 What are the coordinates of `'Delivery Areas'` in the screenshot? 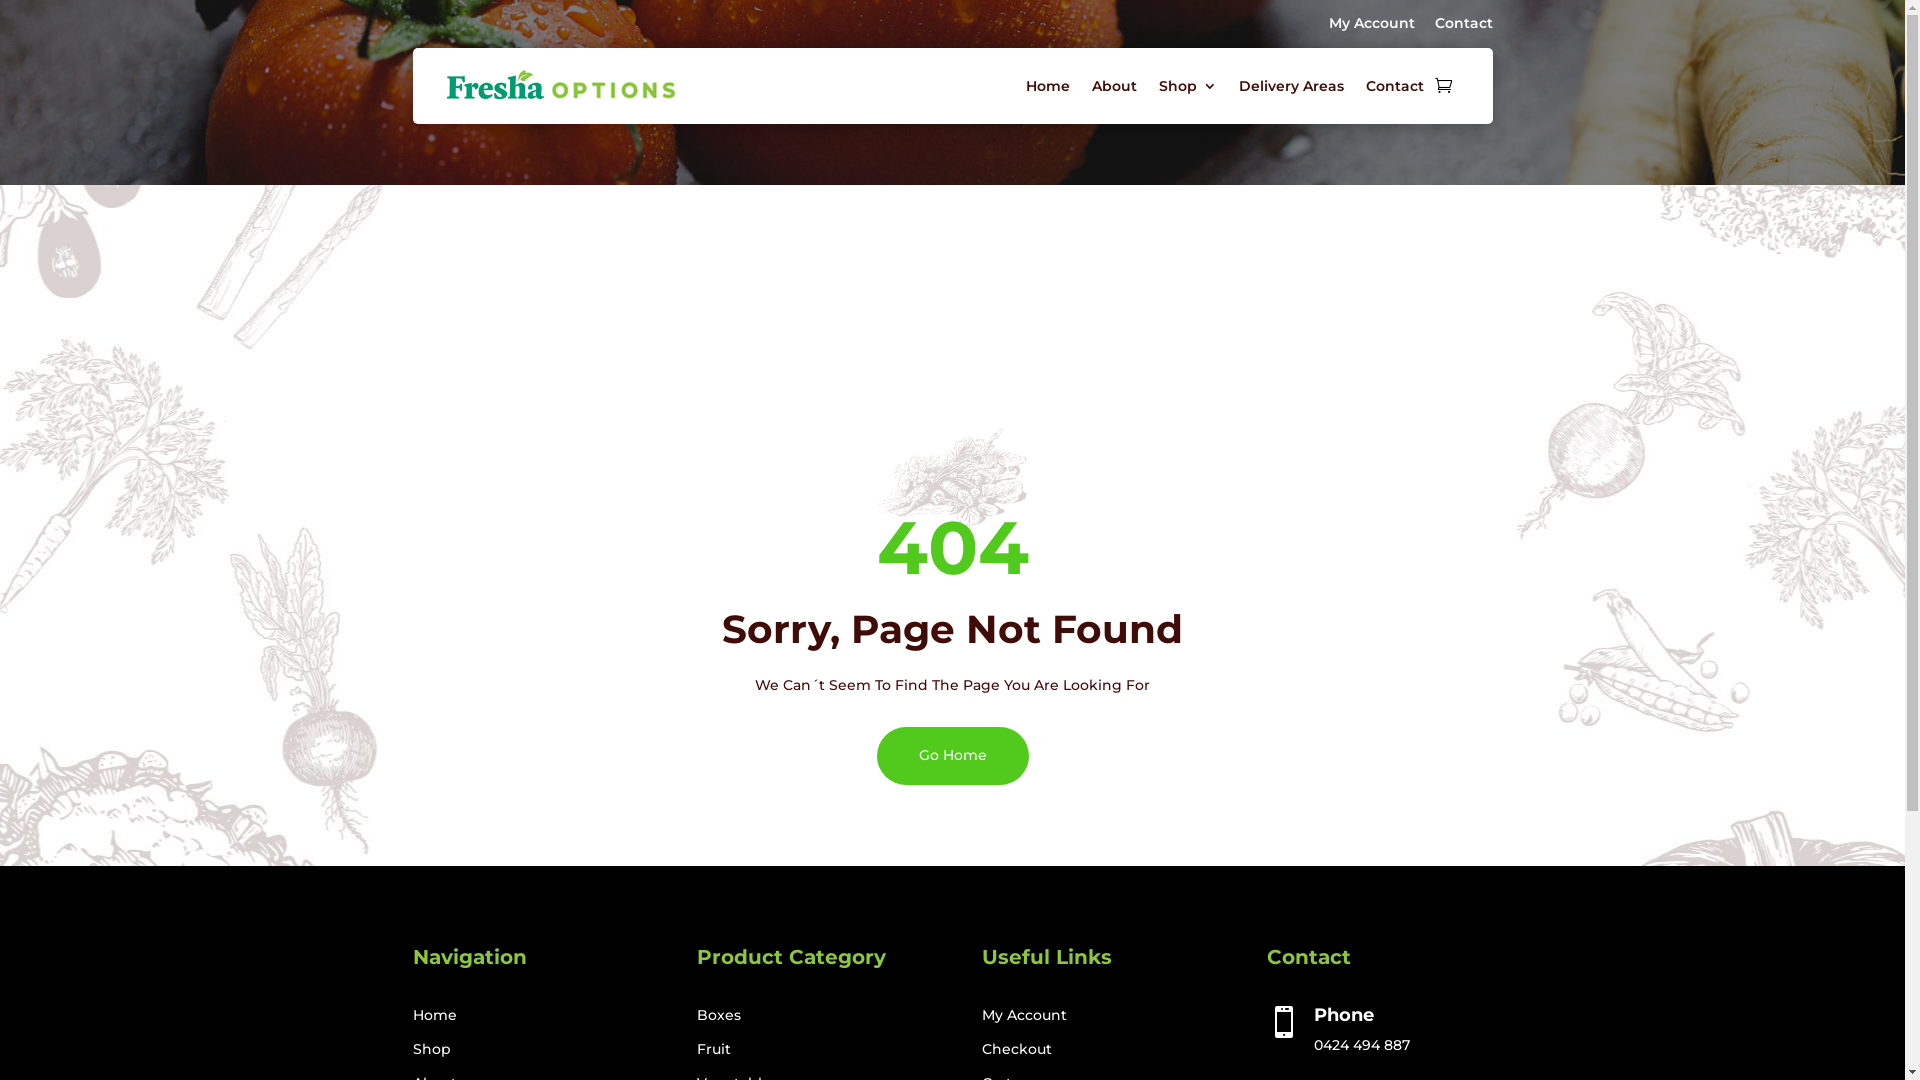 It's located at (1237, 84).